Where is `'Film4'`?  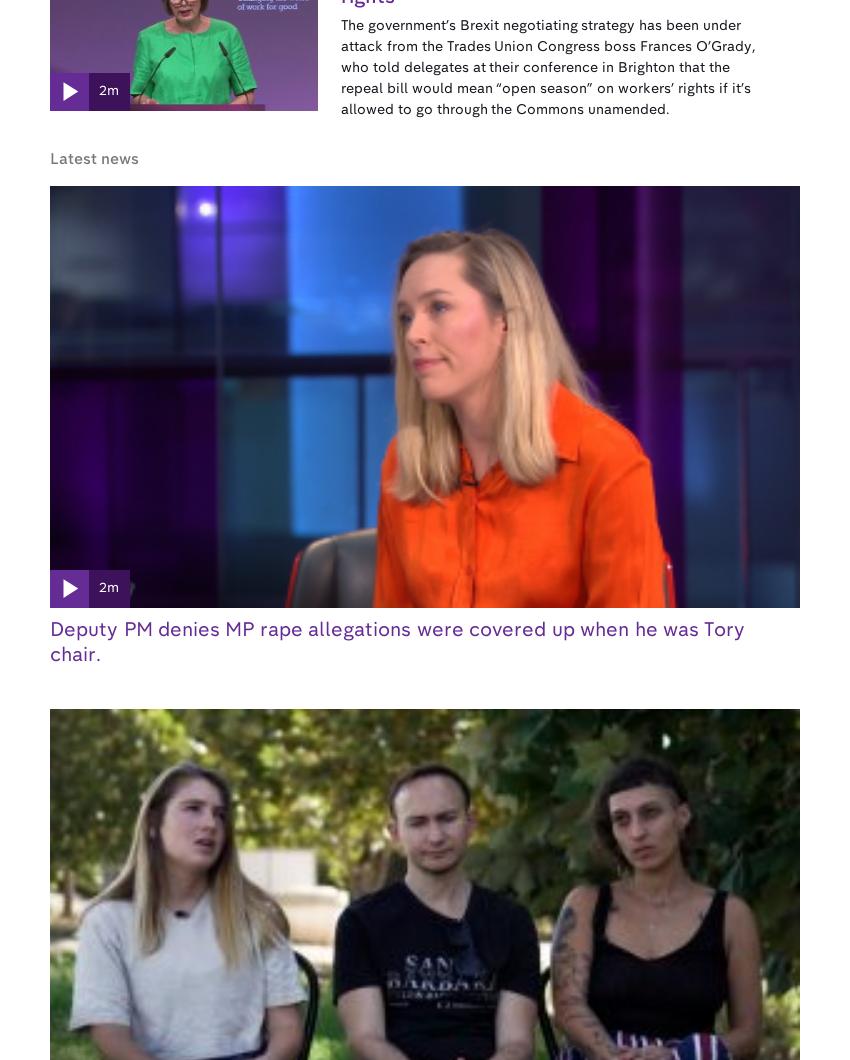 'Film4' is located at coordinates (494, 814).